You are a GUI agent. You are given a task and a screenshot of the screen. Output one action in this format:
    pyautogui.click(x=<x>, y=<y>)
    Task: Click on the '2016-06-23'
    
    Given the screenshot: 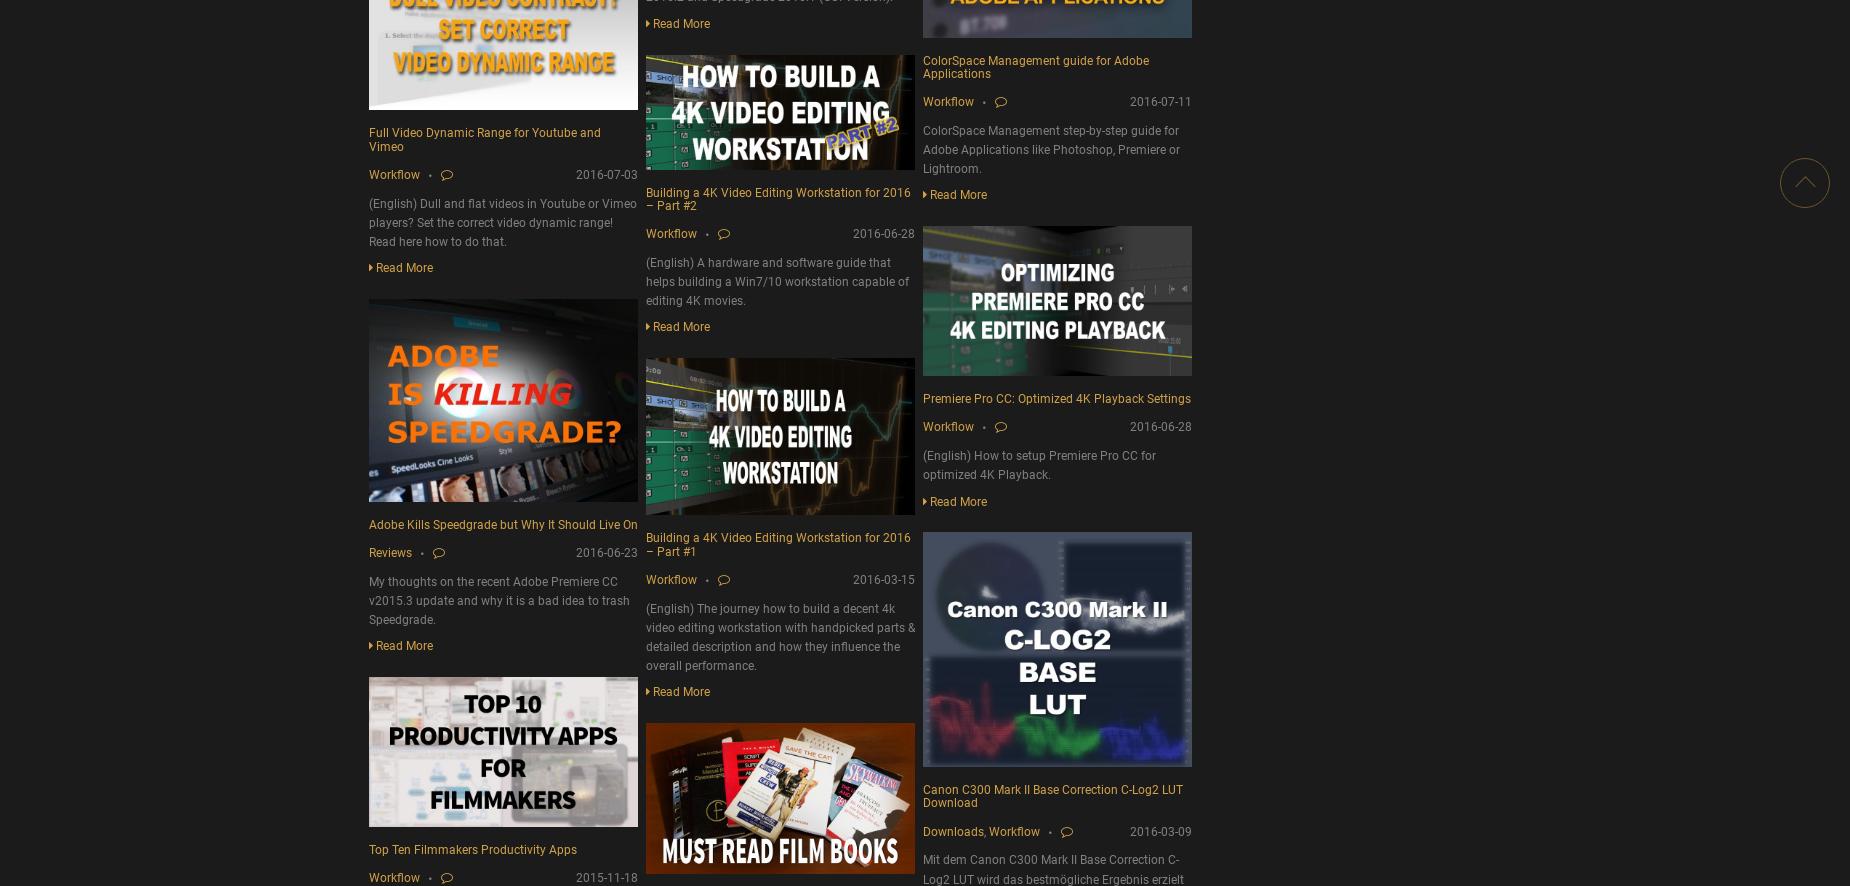 What is the action you would take?
    pyautogui.click(x=606, y=551)
    